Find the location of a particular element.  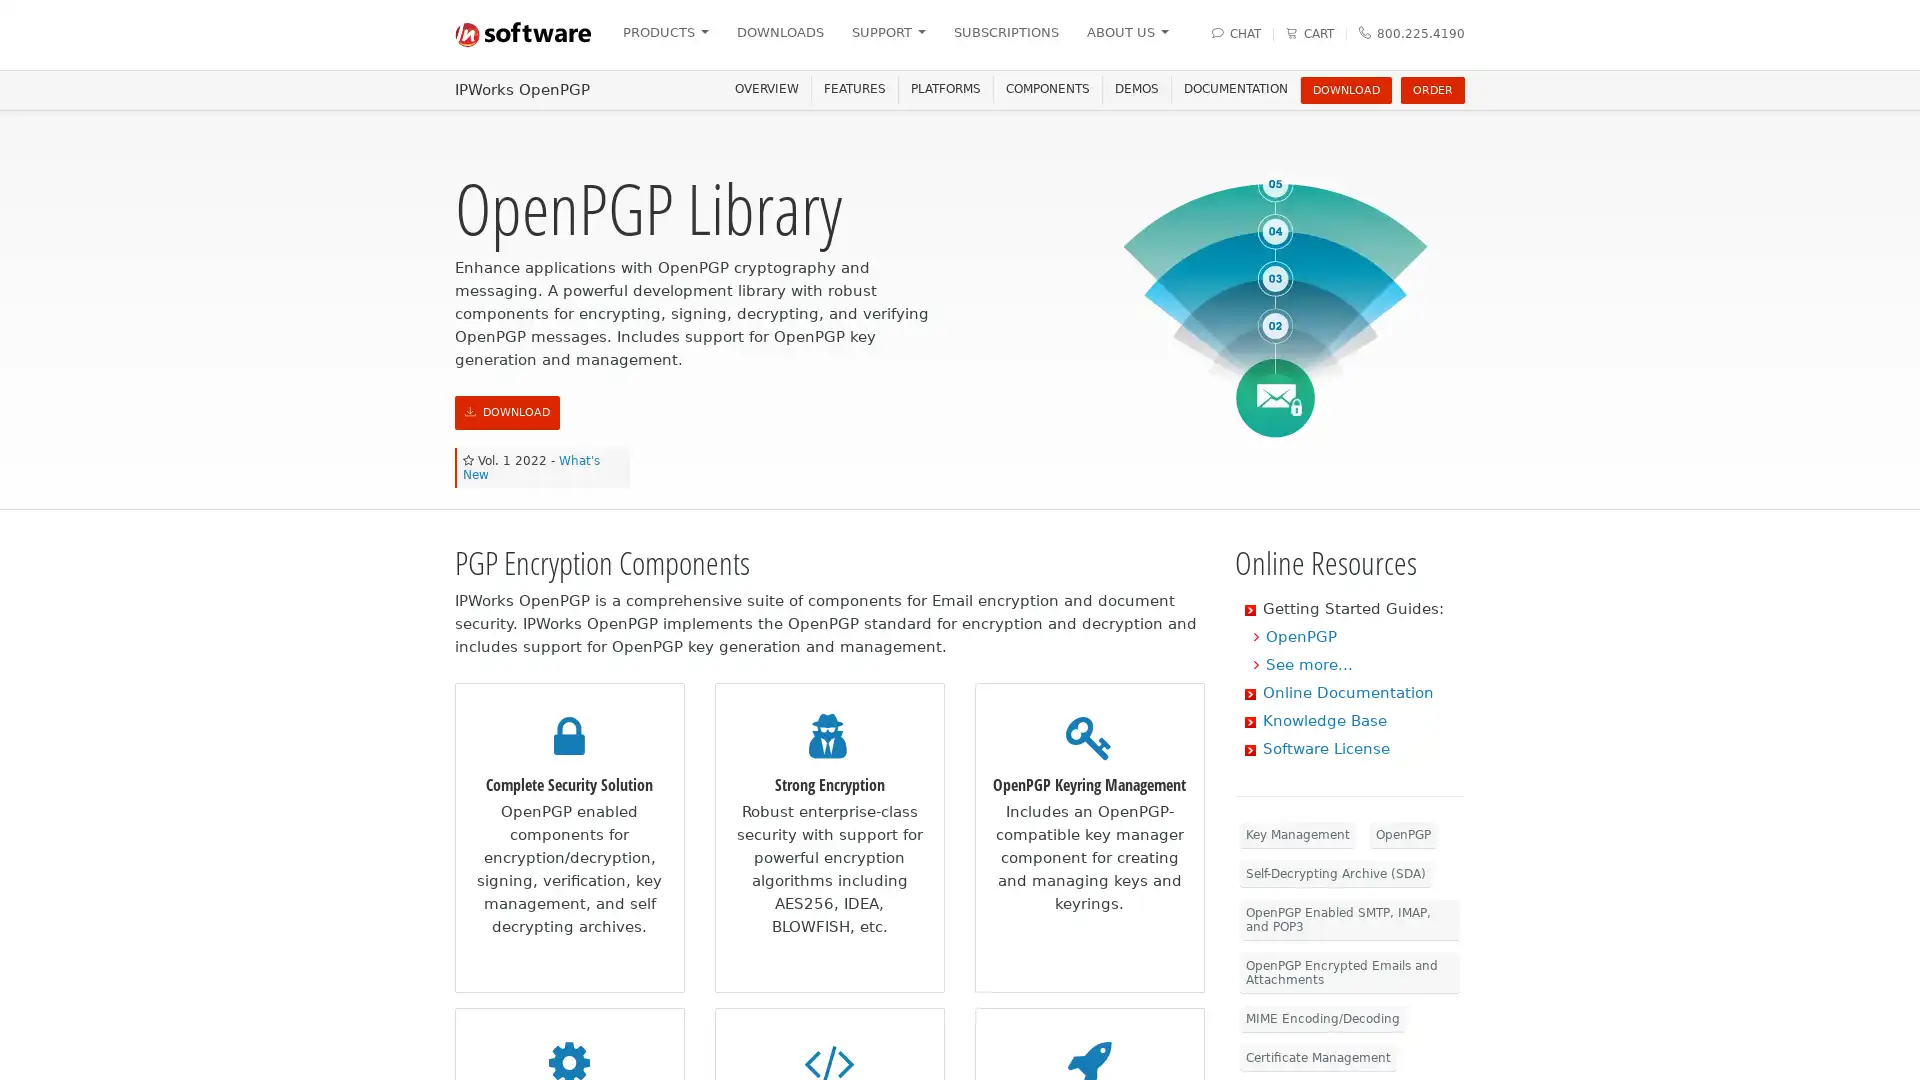

PRODUCTS is located at coordinates (665, 32).